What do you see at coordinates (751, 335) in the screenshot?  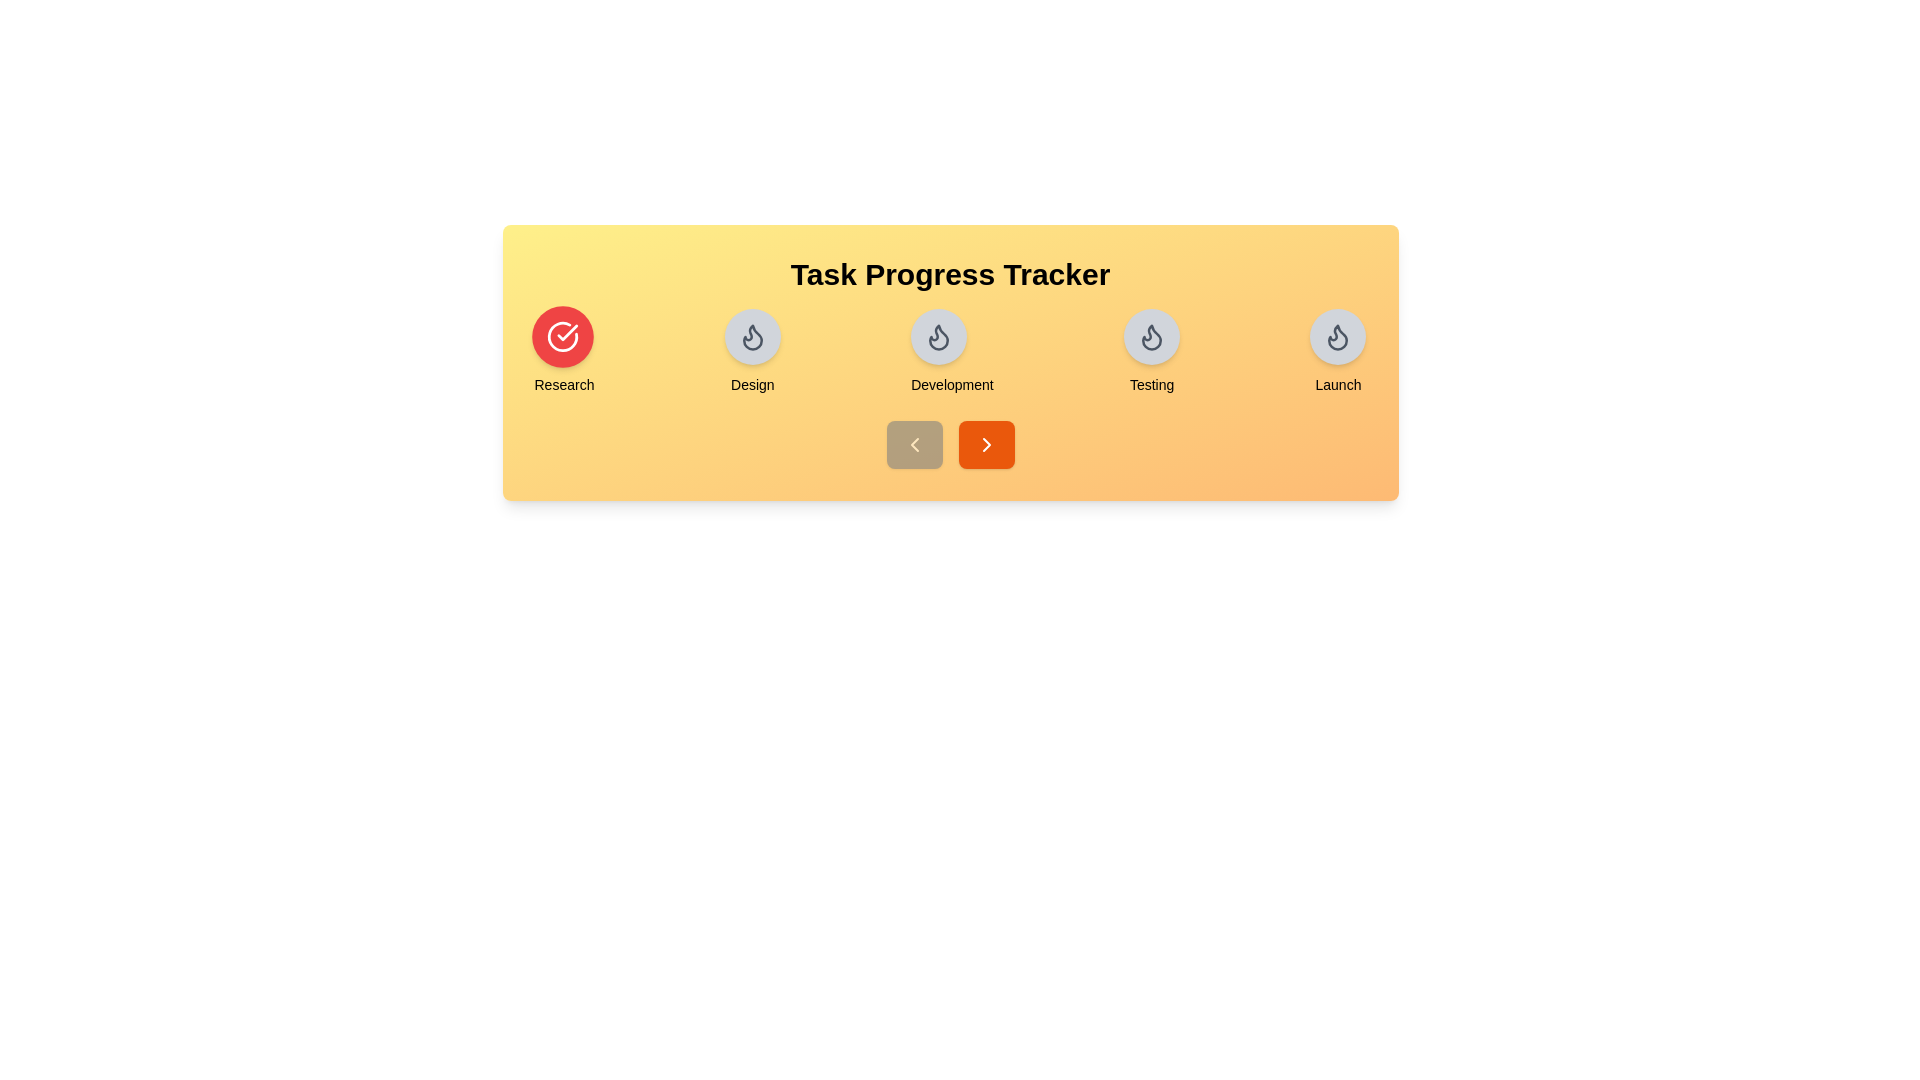 I see `the 'Design' stage icon in the Task Progress Tracker` at bounding box center [751, 335].